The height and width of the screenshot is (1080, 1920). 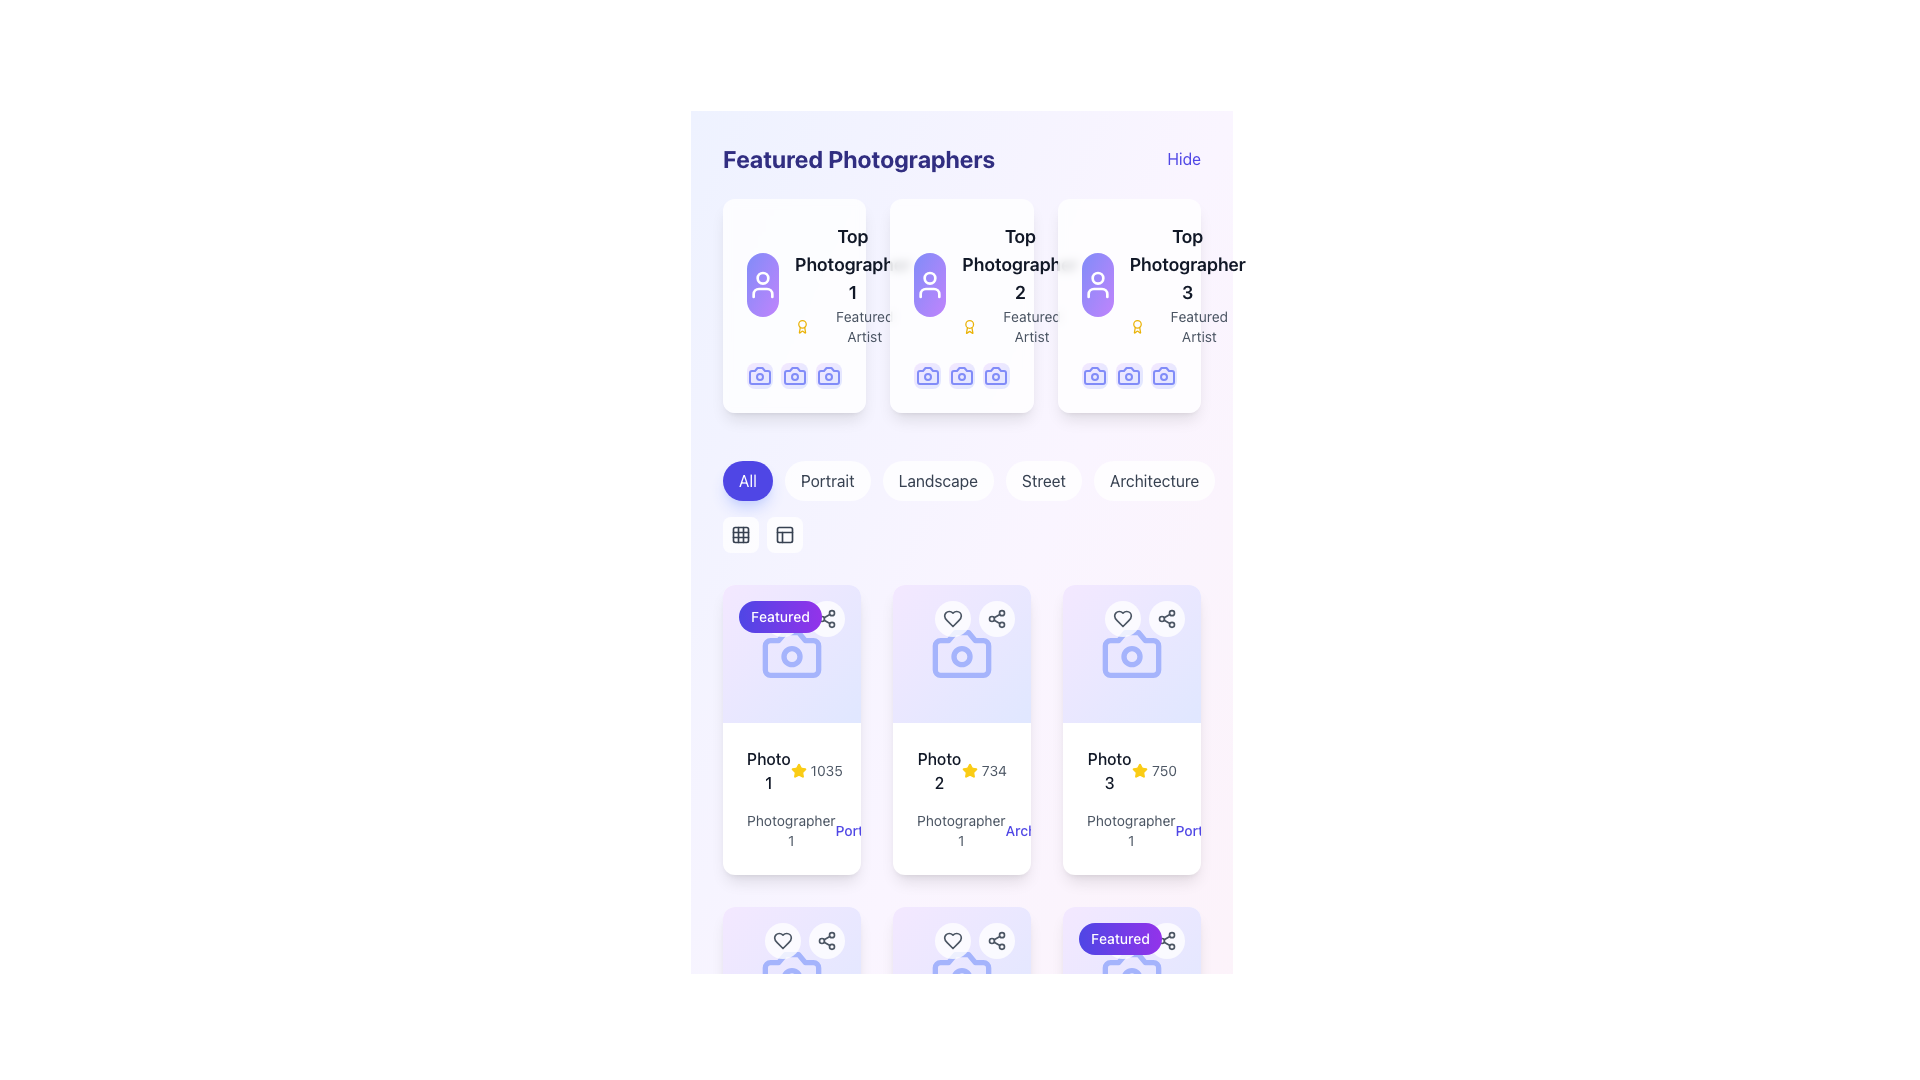 I want to click on the heart-shaped icon button located, so click(x=781, y=941).